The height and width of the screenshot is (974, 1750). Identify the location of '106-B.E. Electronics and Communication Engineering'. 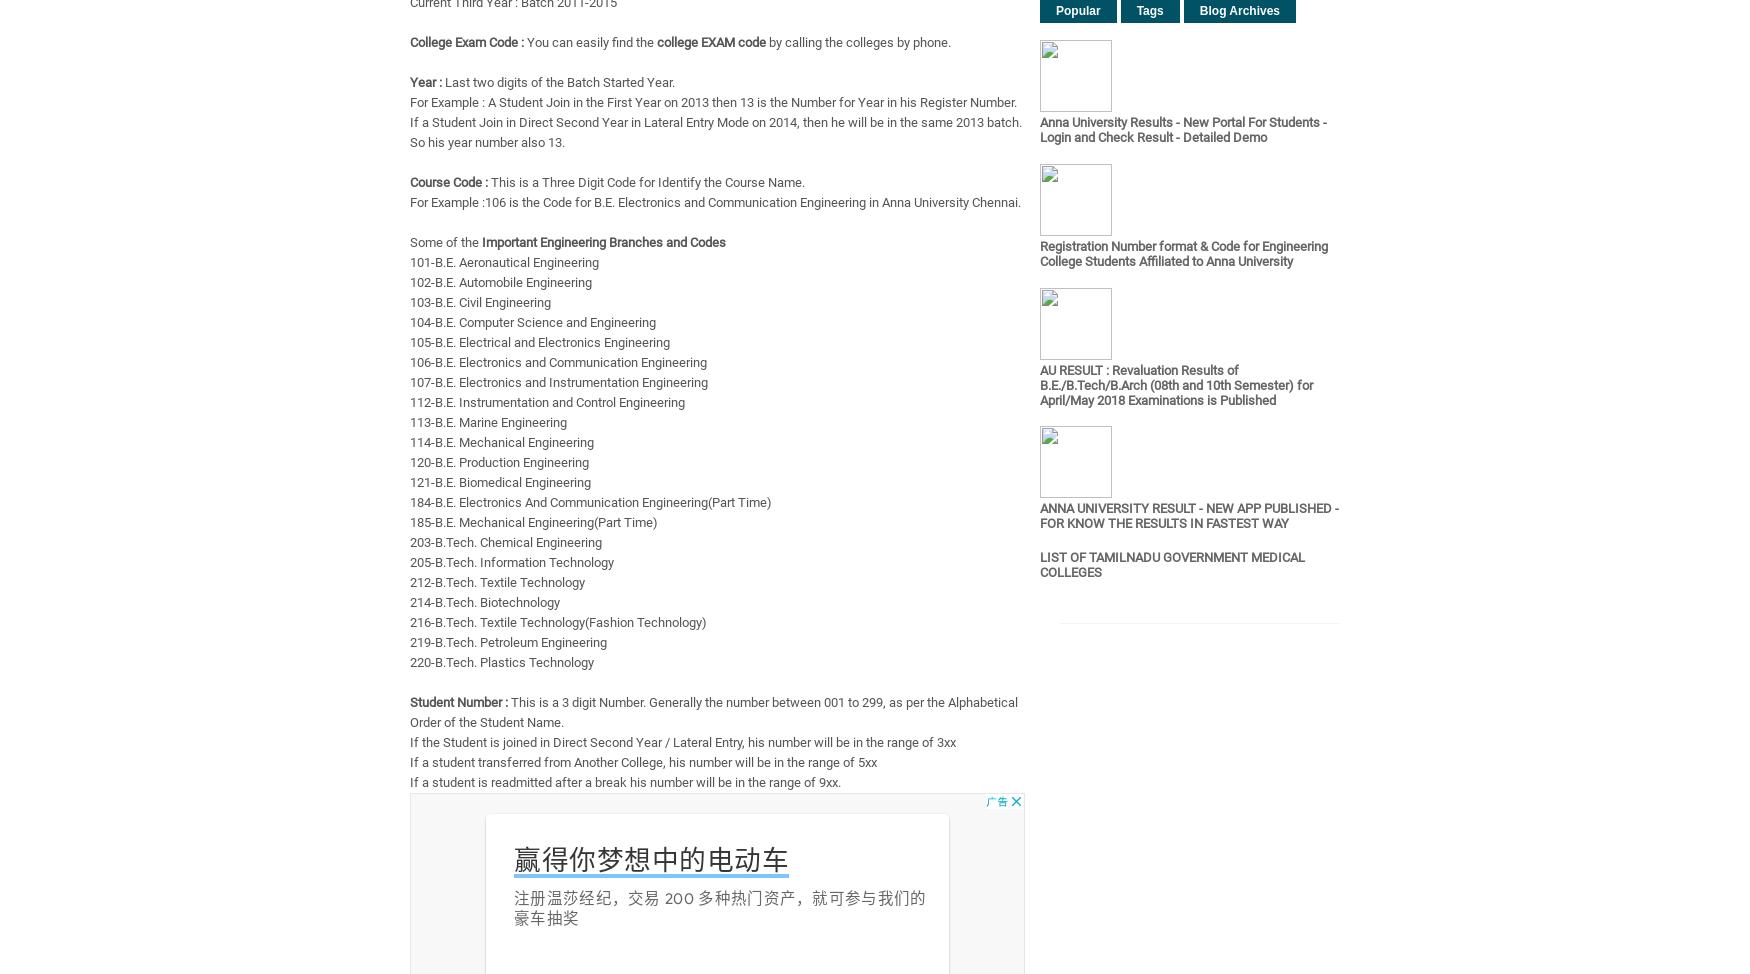
(557, 362).